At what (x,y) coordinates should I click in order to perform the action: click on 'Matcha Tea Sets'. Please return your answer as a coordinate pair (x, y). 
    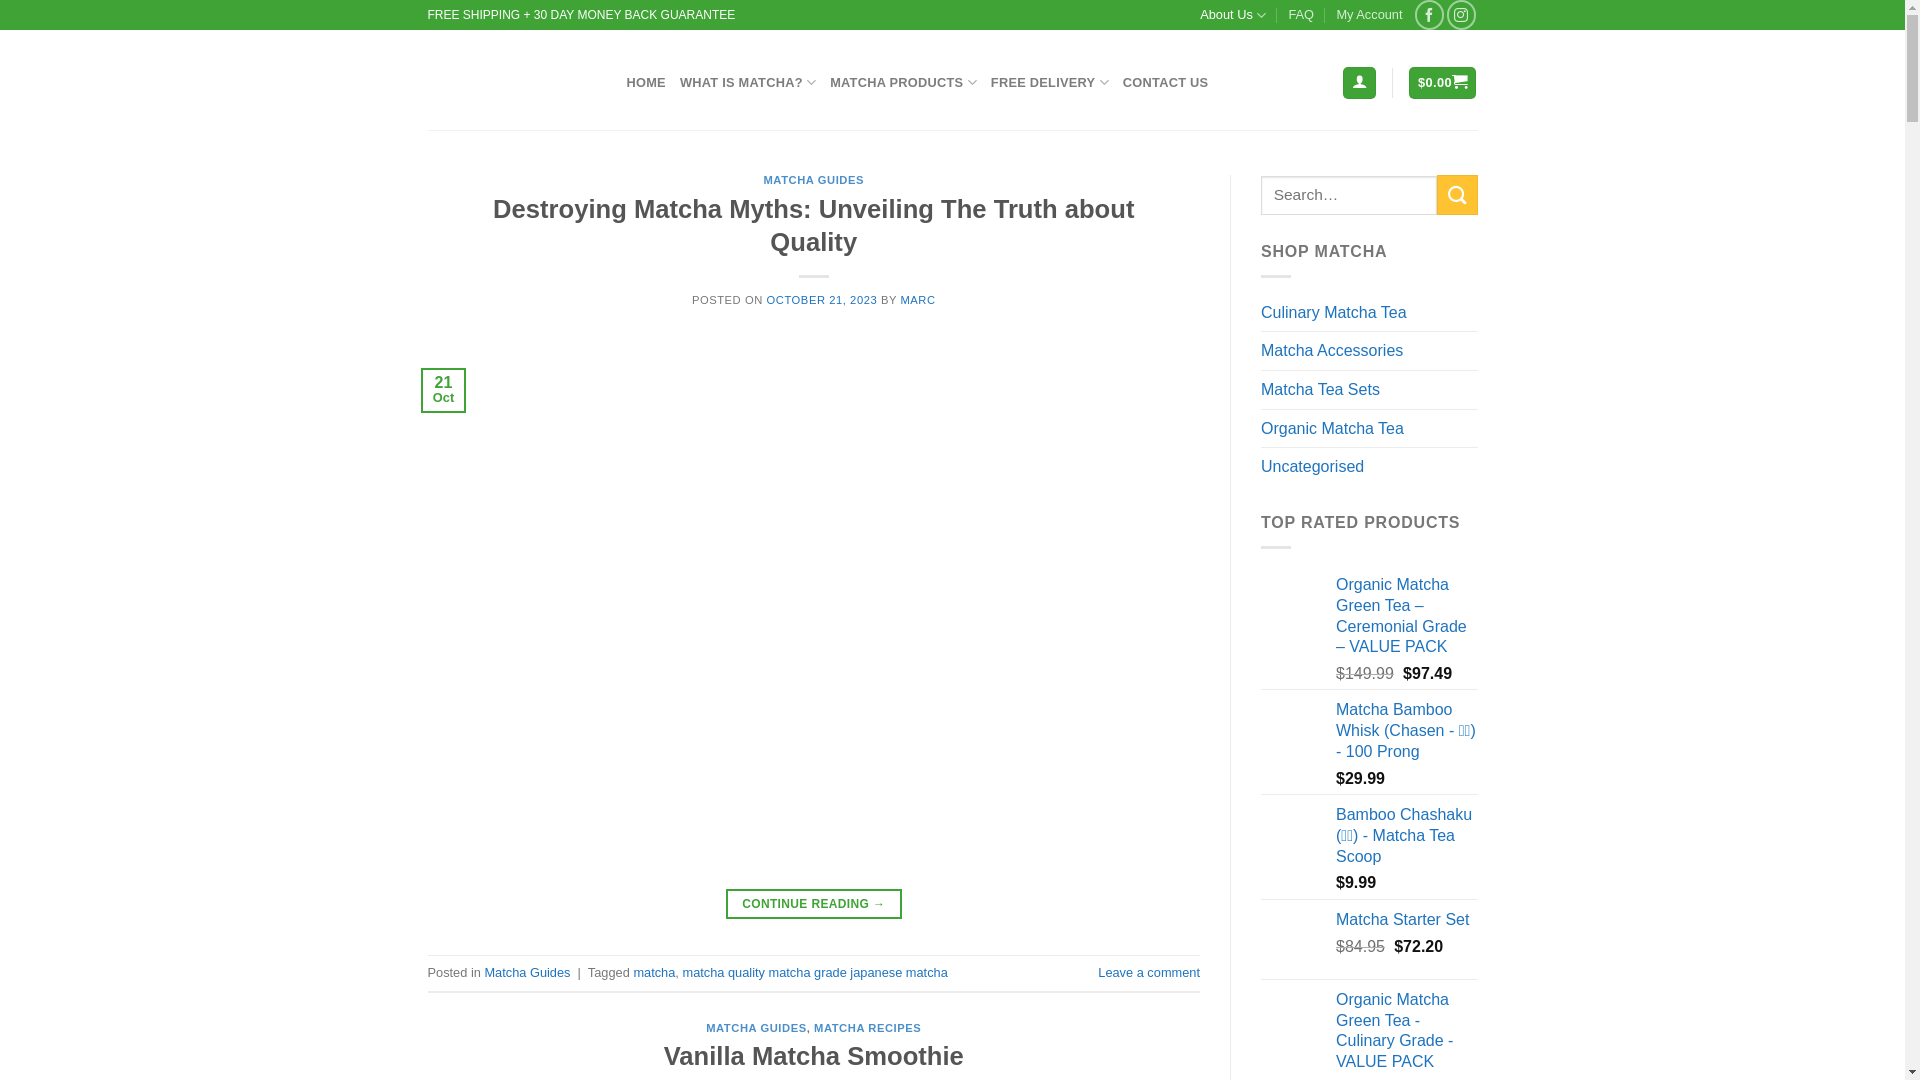
    Looking at the image, I should click on (1368, 389).